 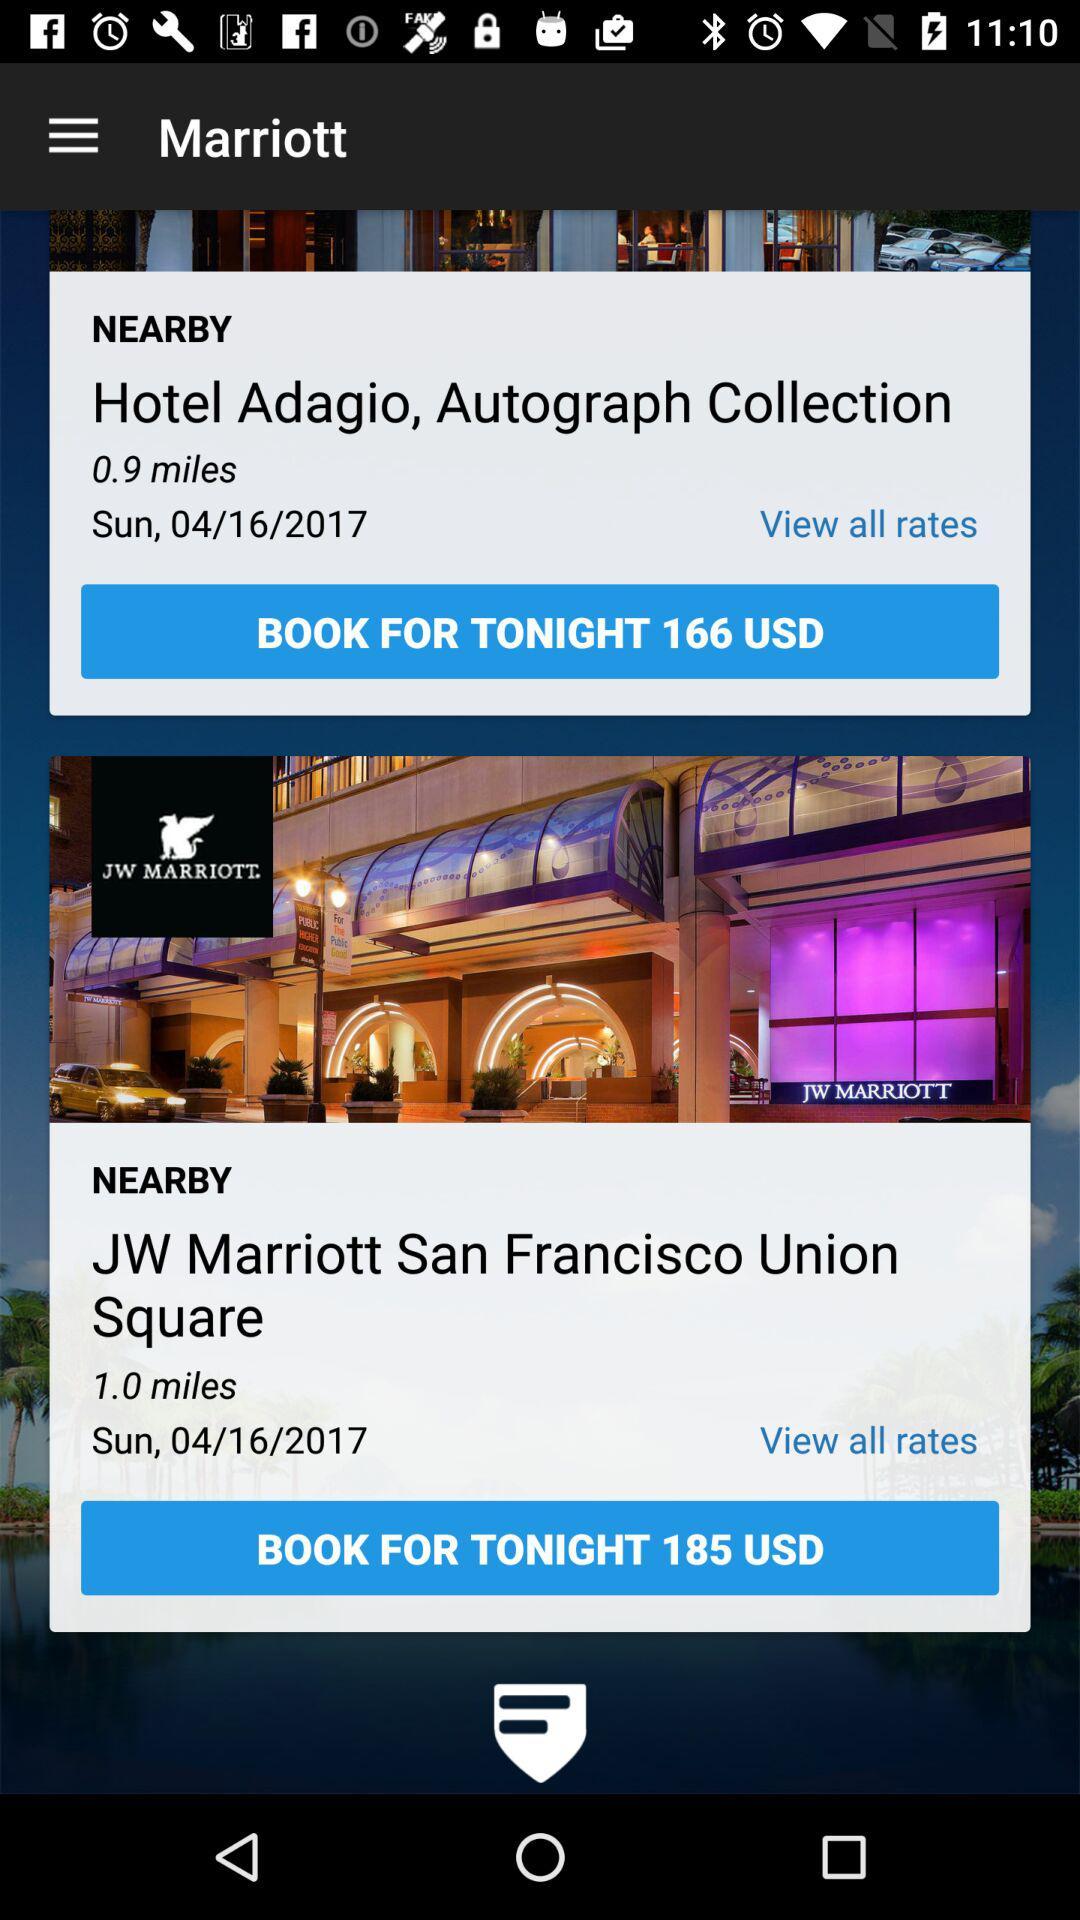 What do you see at coordinates (72, 135) in the screenshot?
I see `the icon to the left of marriott` at bounding box center [72, 135].